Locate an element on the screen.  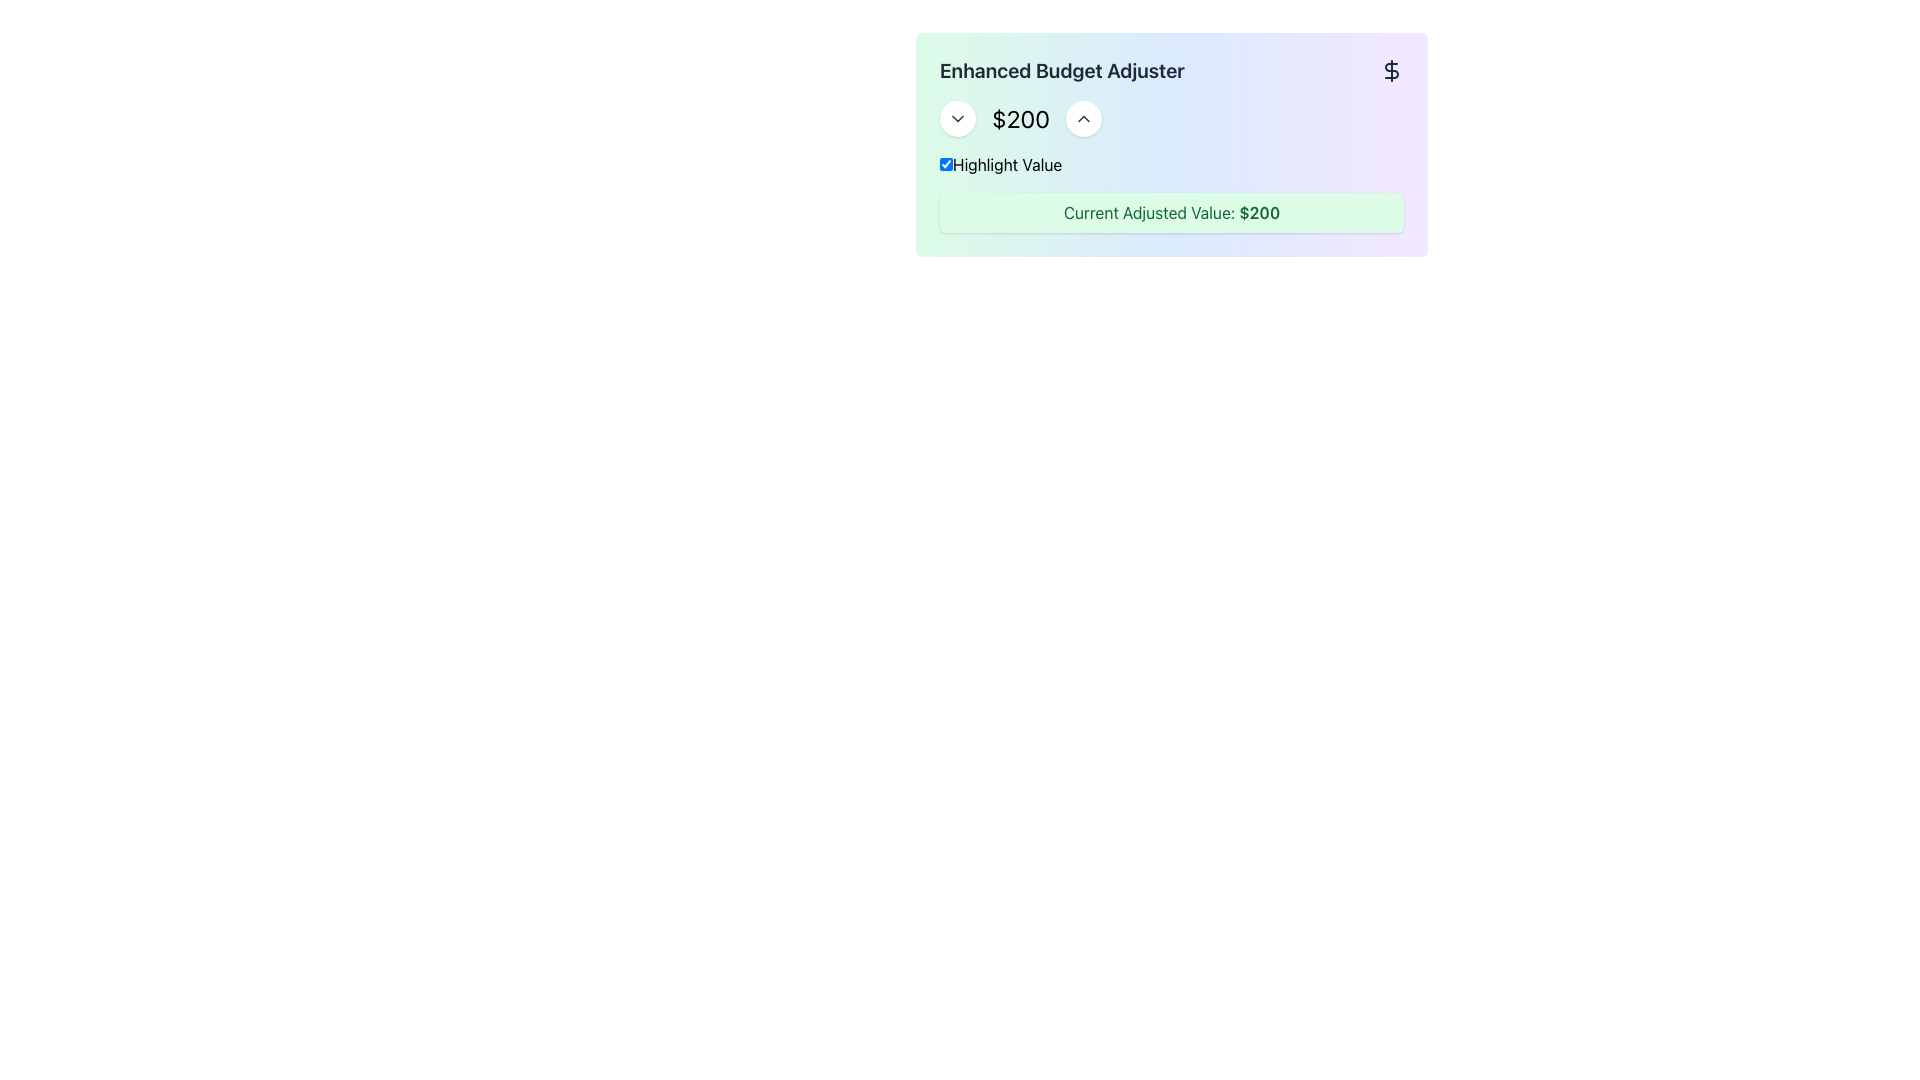
the circular button with a white background and upward-pointing chevron icon, located to the right of the '$200' text label is located at coordinates (1083, 119).